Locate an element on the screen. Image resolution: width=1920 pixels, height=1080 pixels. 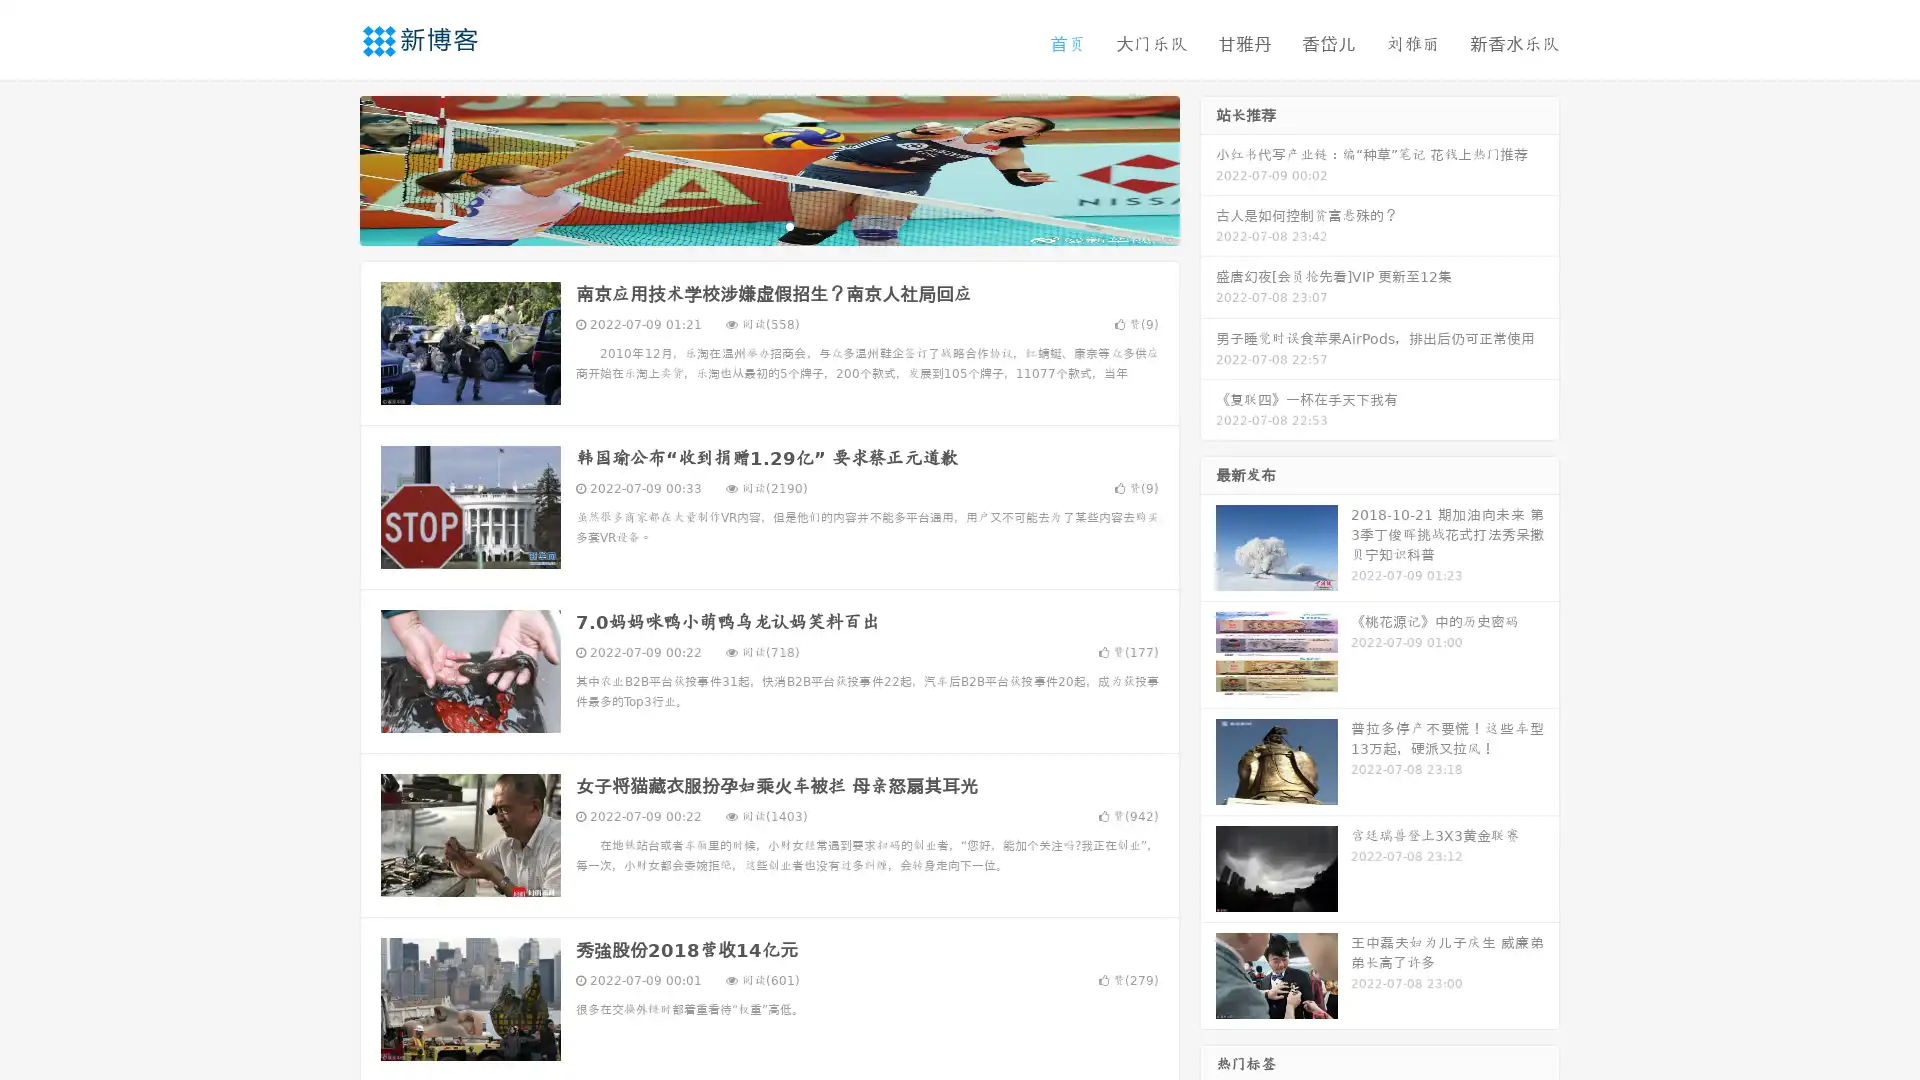
Go to slide 3 is located at coordinates (789, 225).